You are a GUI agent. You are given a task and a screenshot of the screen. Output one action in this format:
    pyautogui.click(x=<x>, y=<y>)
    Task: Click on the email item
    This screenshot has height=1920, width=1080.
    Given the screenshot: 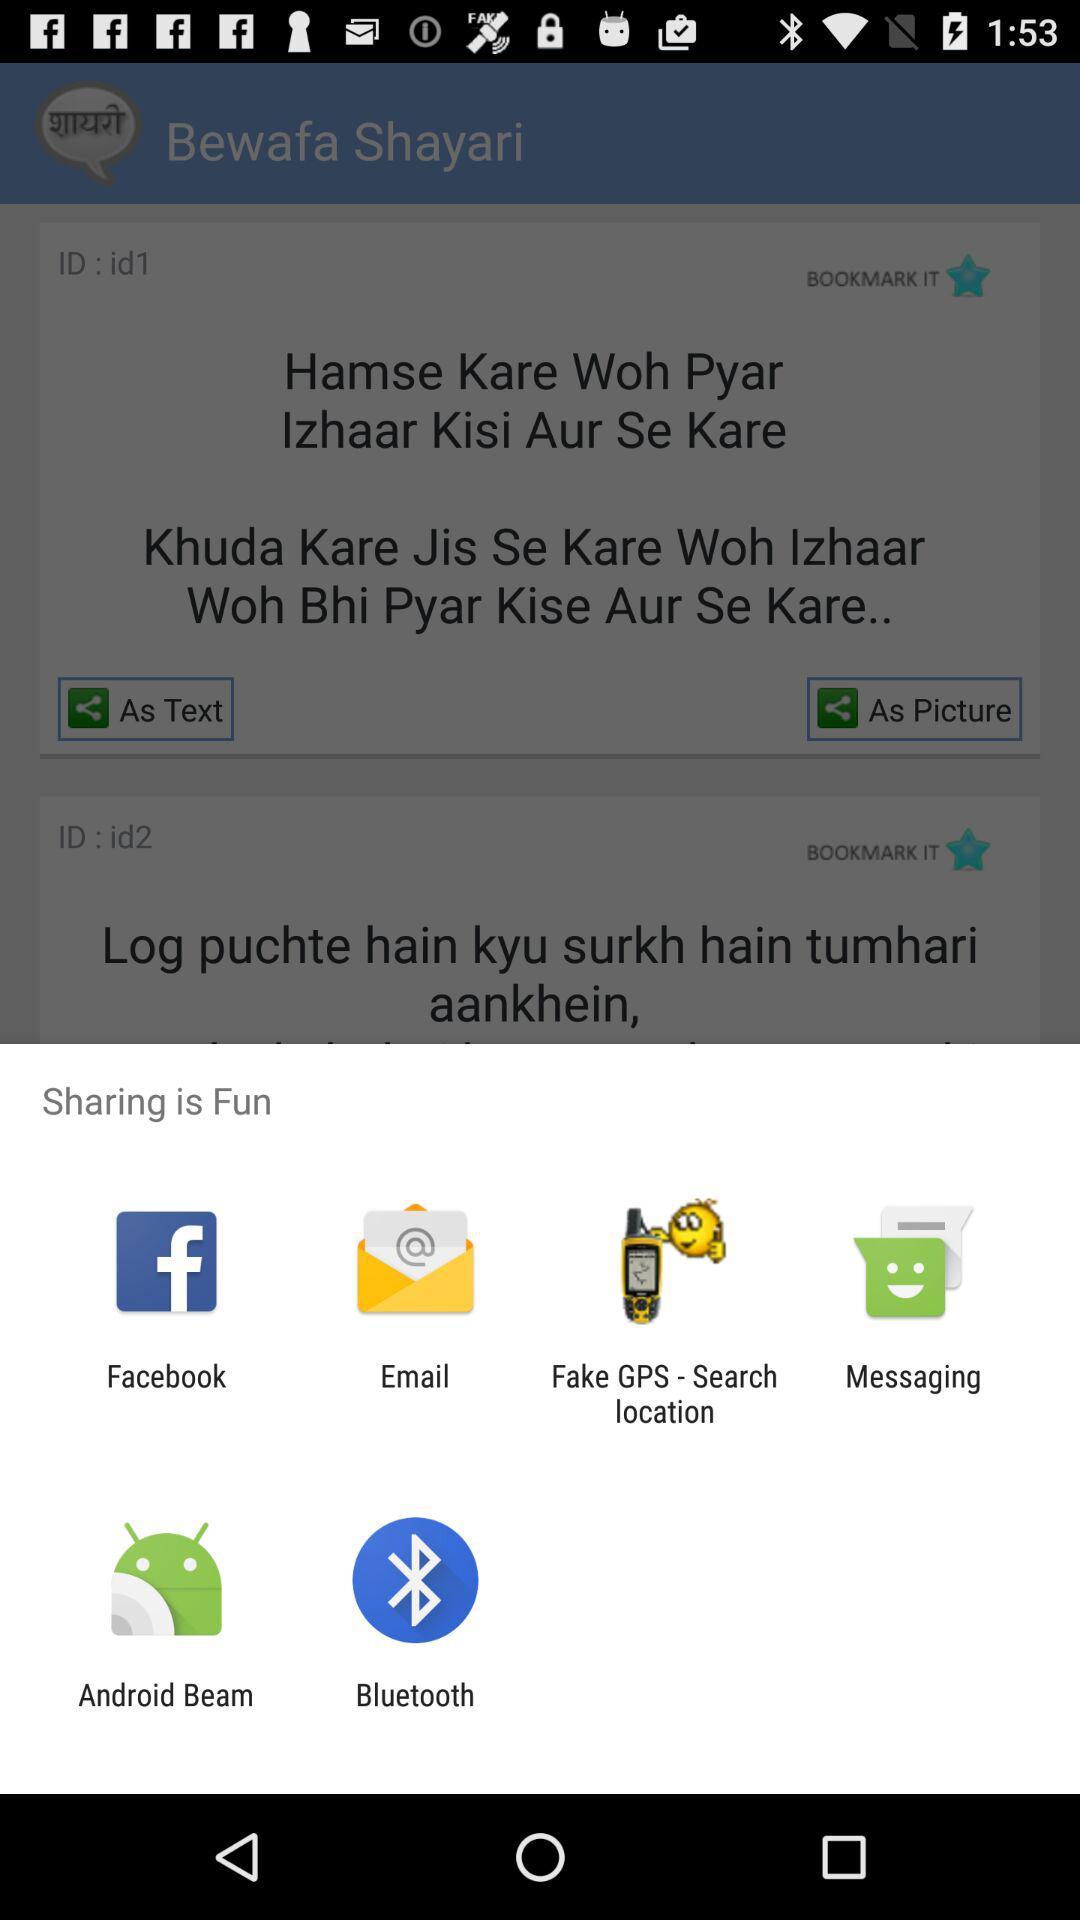 What is the action you would take?
    pyautogui.click(x=414, y=1392)
    